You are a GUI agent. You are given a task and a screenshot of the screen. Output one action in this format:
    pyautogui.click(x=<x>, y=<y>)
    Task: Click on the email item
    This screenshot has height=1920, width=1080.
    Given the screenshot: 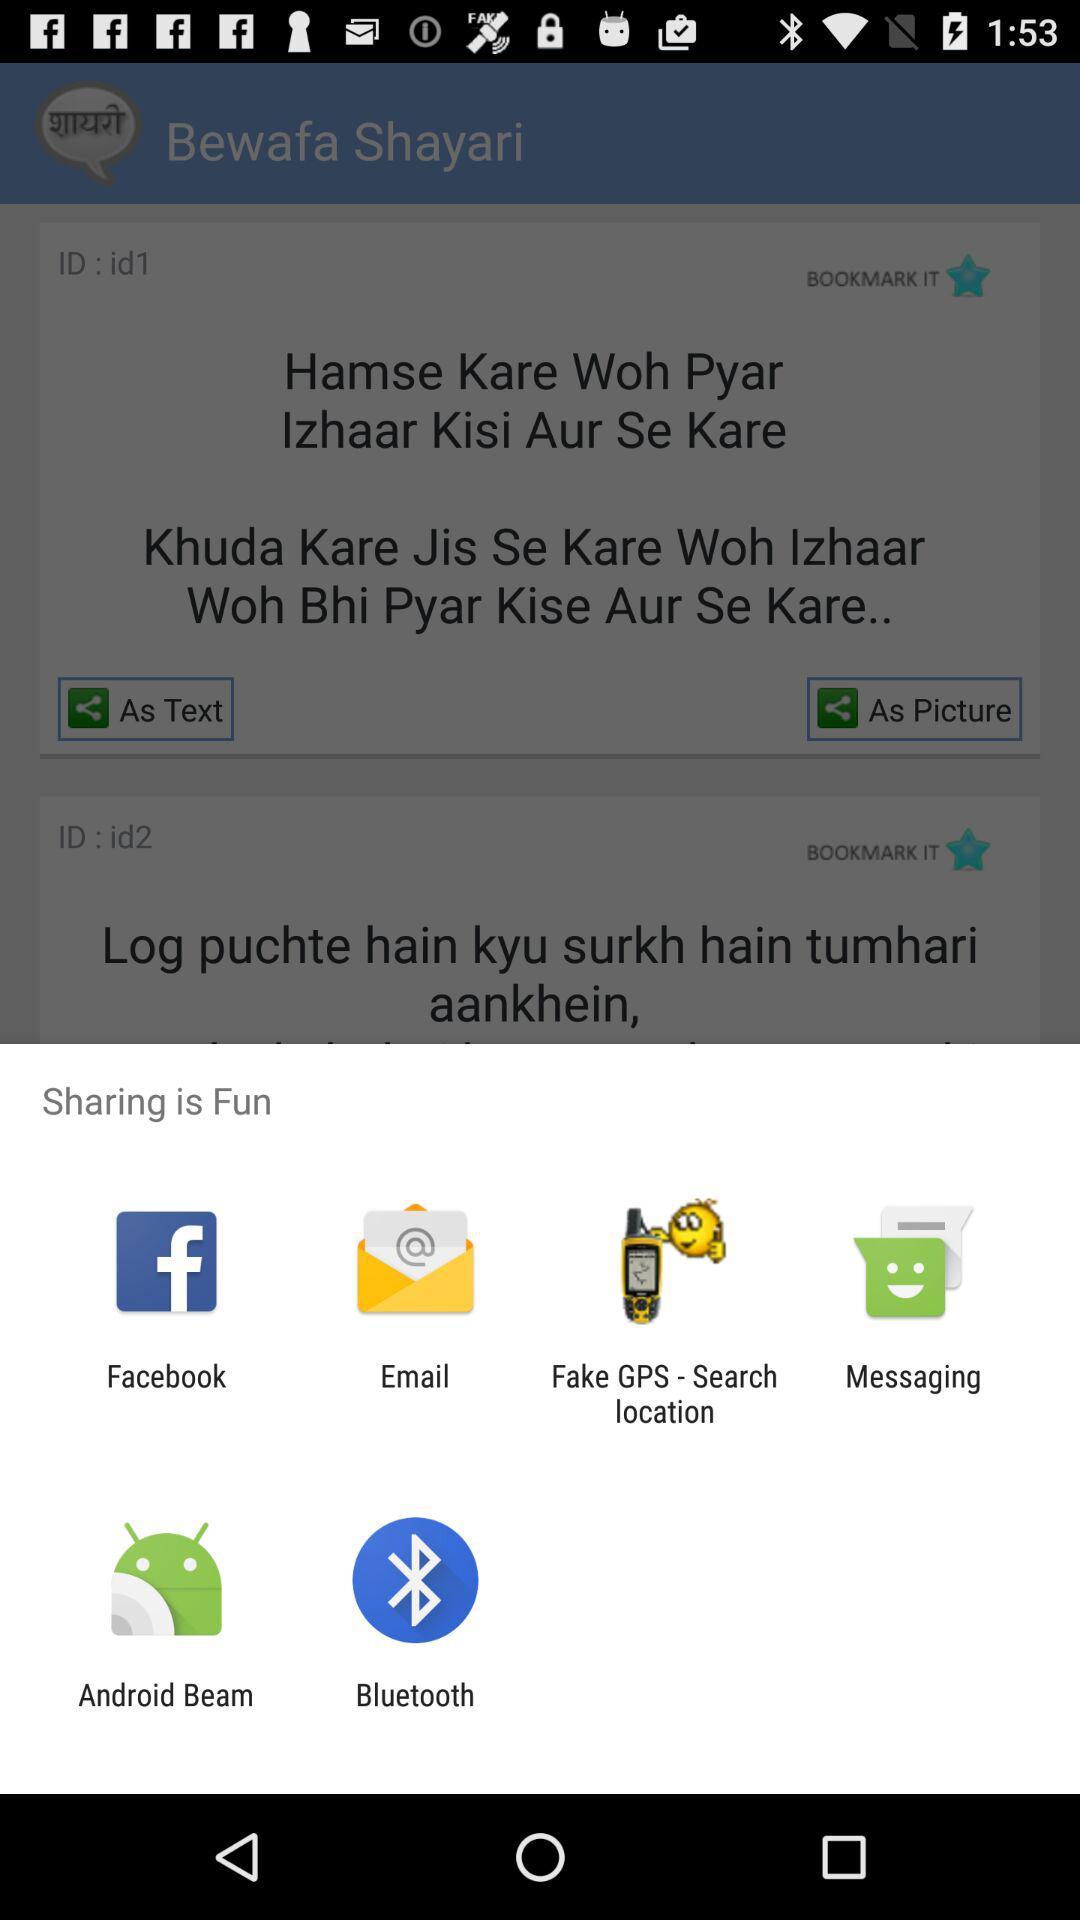 What is the action you would take?
    pyautogui.click(x=414, y=1392)
    